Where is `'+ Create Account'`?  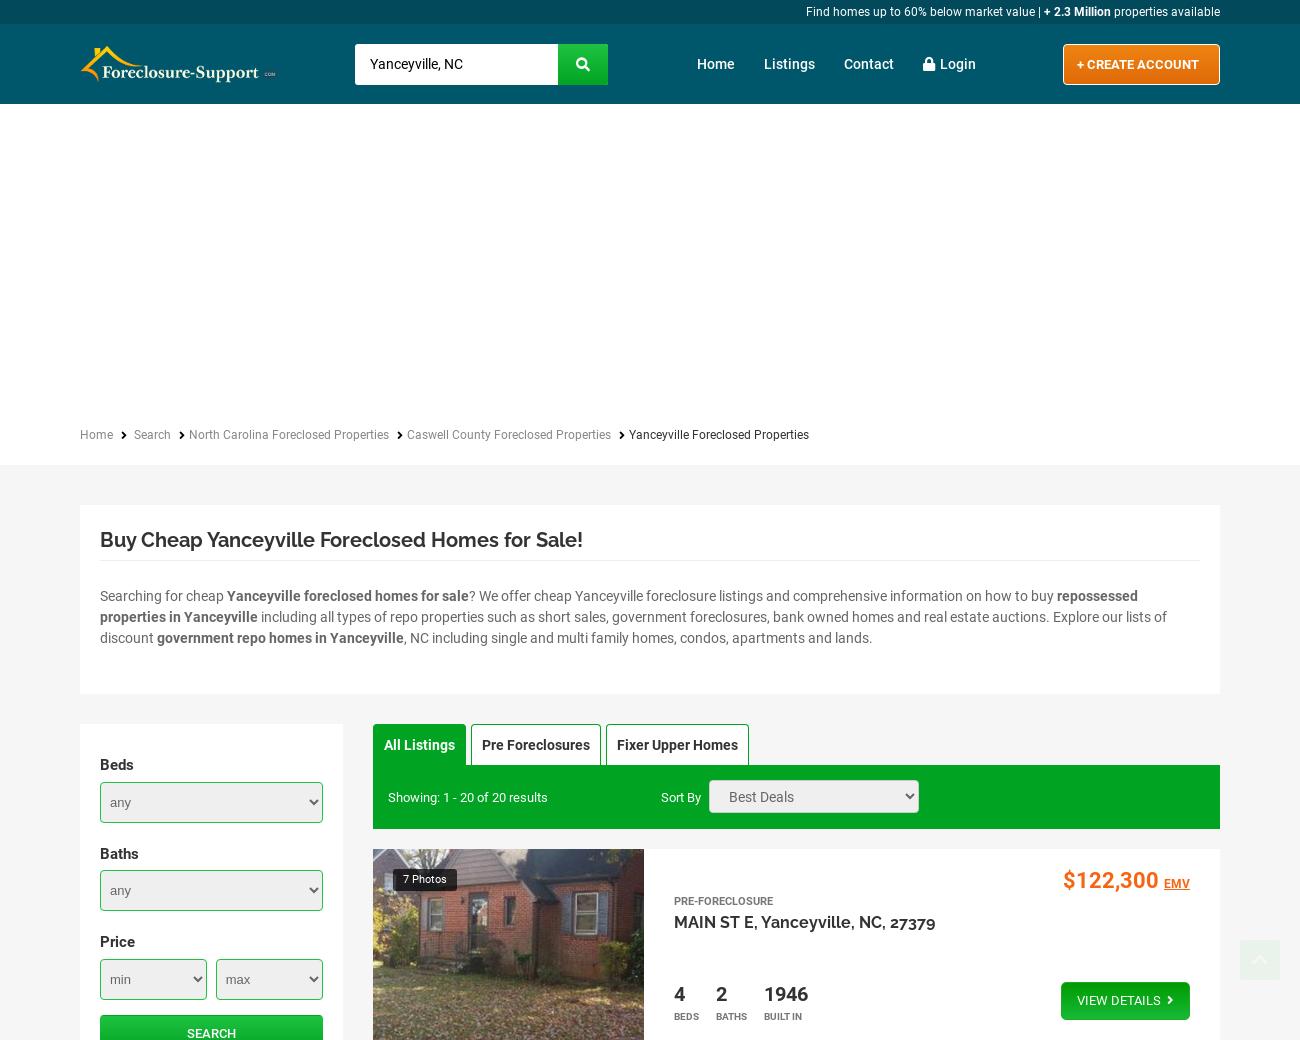 '+ Create Account' is located at coordinates (1135, 62).